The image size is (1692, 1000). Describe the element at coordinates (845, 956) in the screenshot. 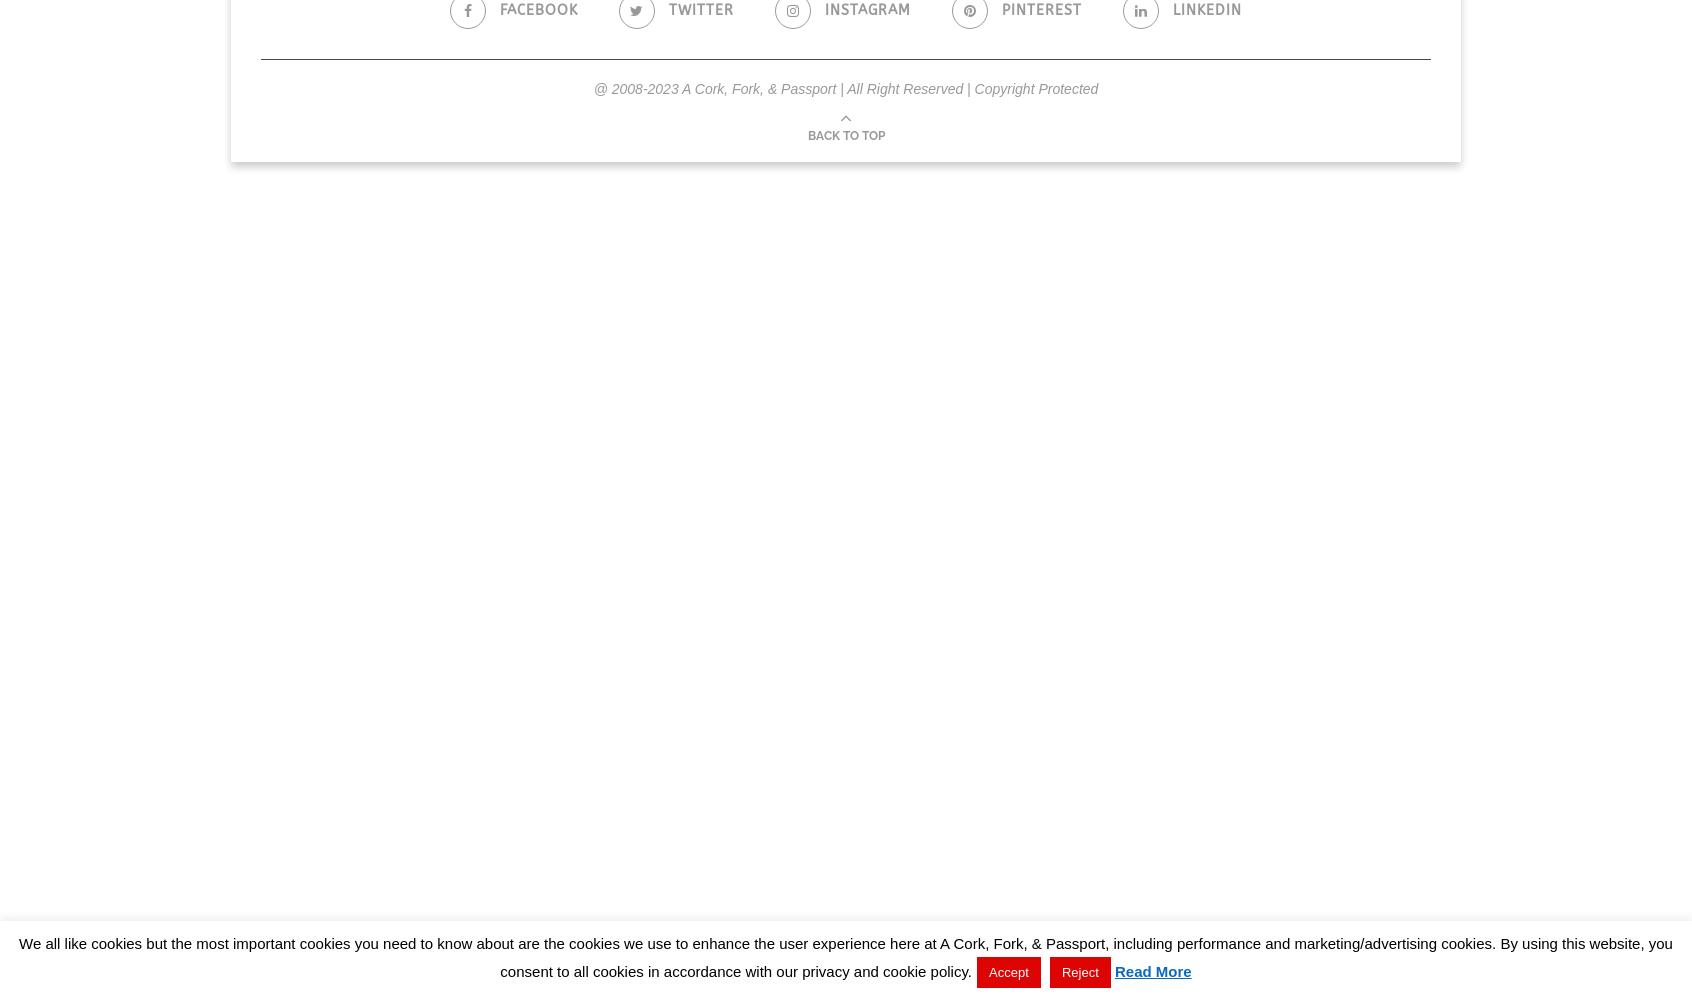

I see `'We all like cookies but the most important cookies you need to know about are the cookies we use to enhance the user experience here at A Cork, Fork, & Passport, including performance and marketing/advertising cookies. By using this website, you consent to all cookies in accordance with our privacy and cookie policy.'` at that location.